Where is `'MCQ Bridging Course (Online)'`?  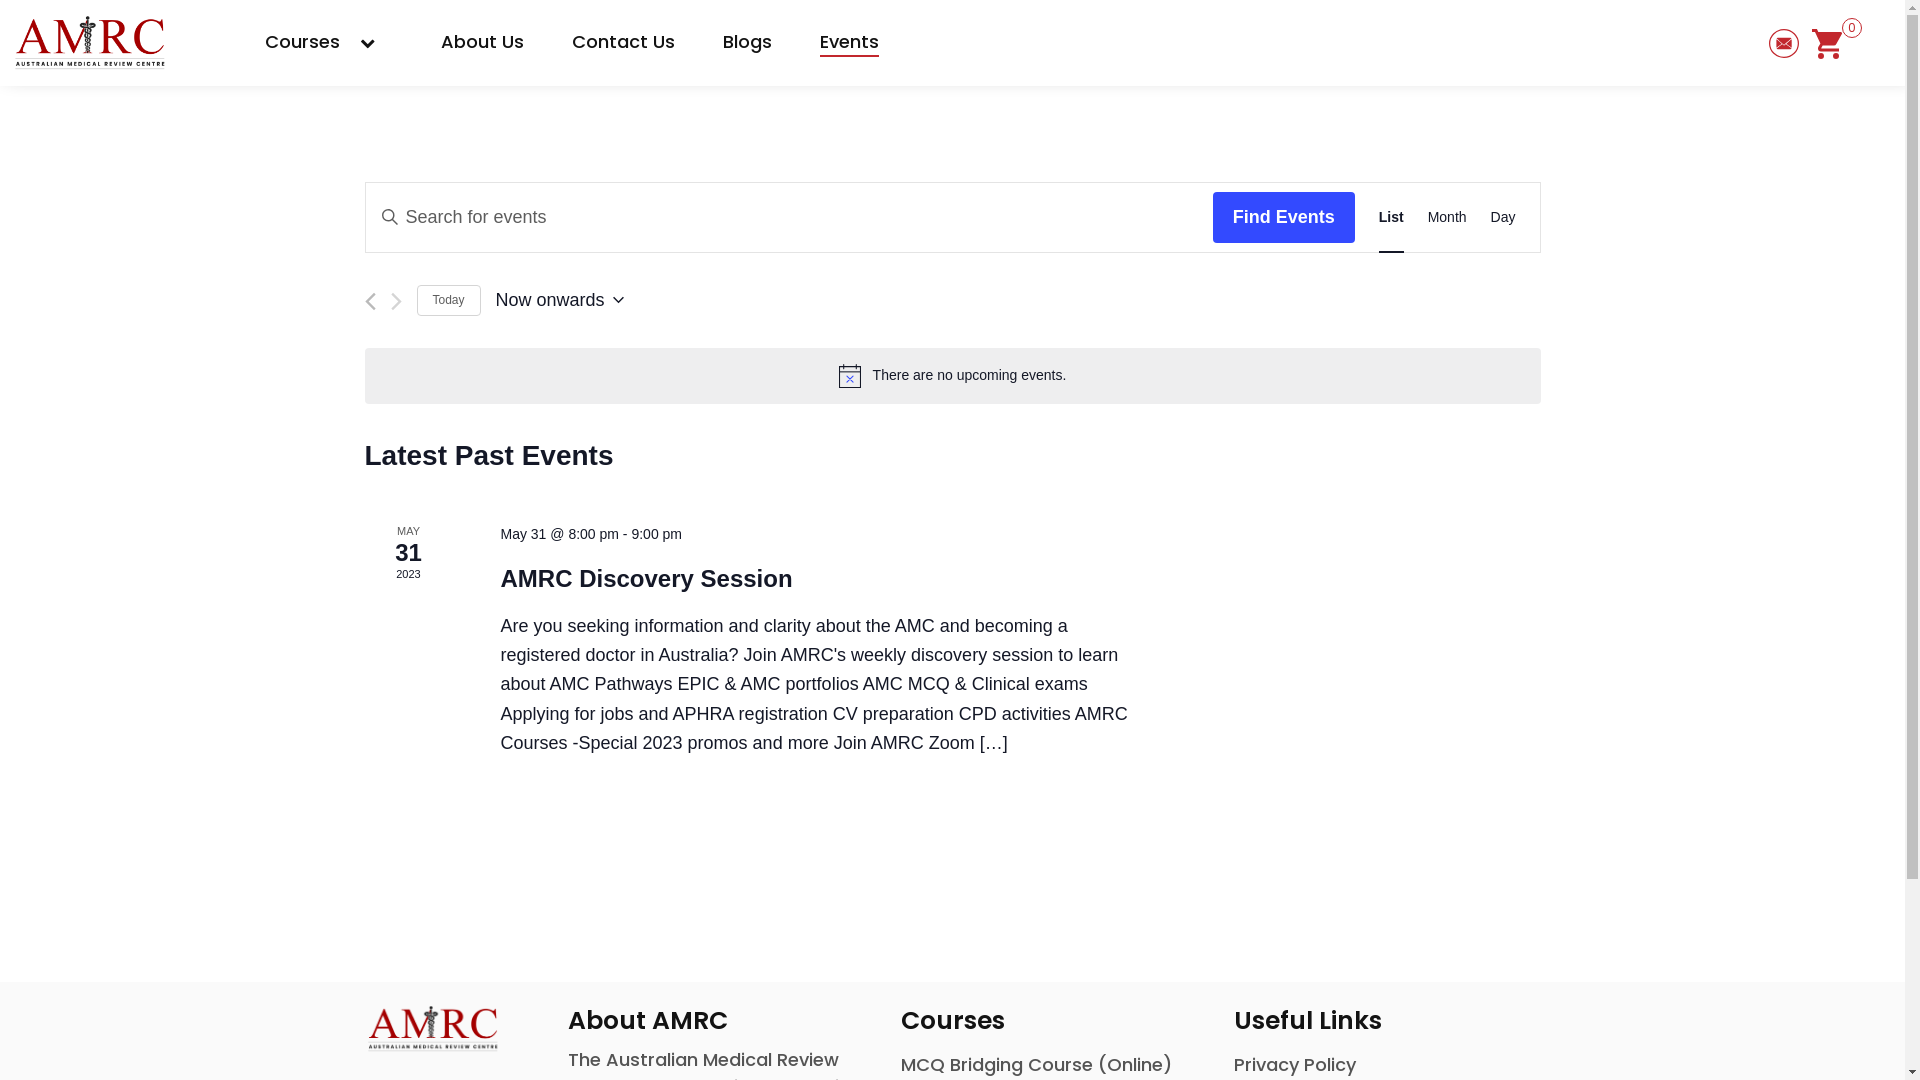 'MCQ Bridging Course (Online)' is located at coordinates (1036, 1063).